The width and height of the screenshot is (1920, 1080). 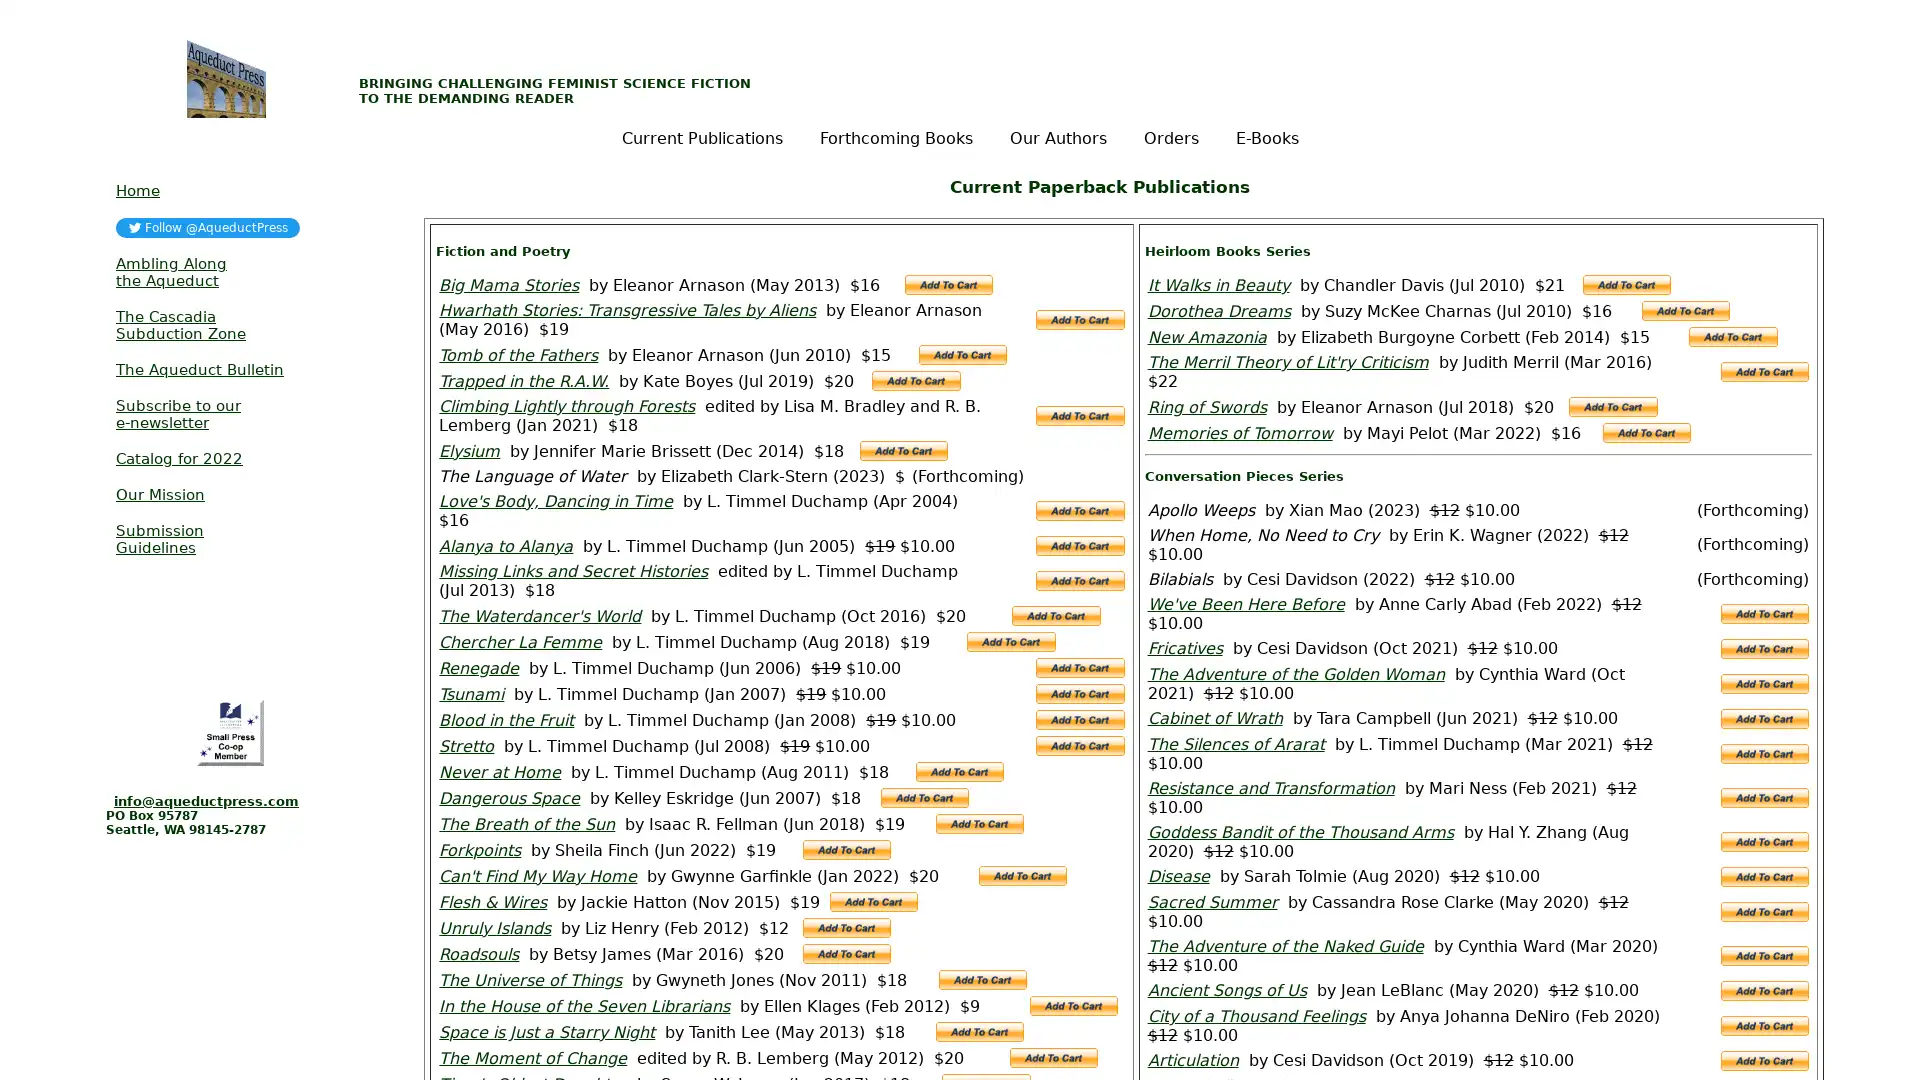 What do you see at coordinates (1646, 431) in the screenshot?
I see `Make payments with PayPal - it\'s fast, free and secure!` at bounding box center [1646, 431].